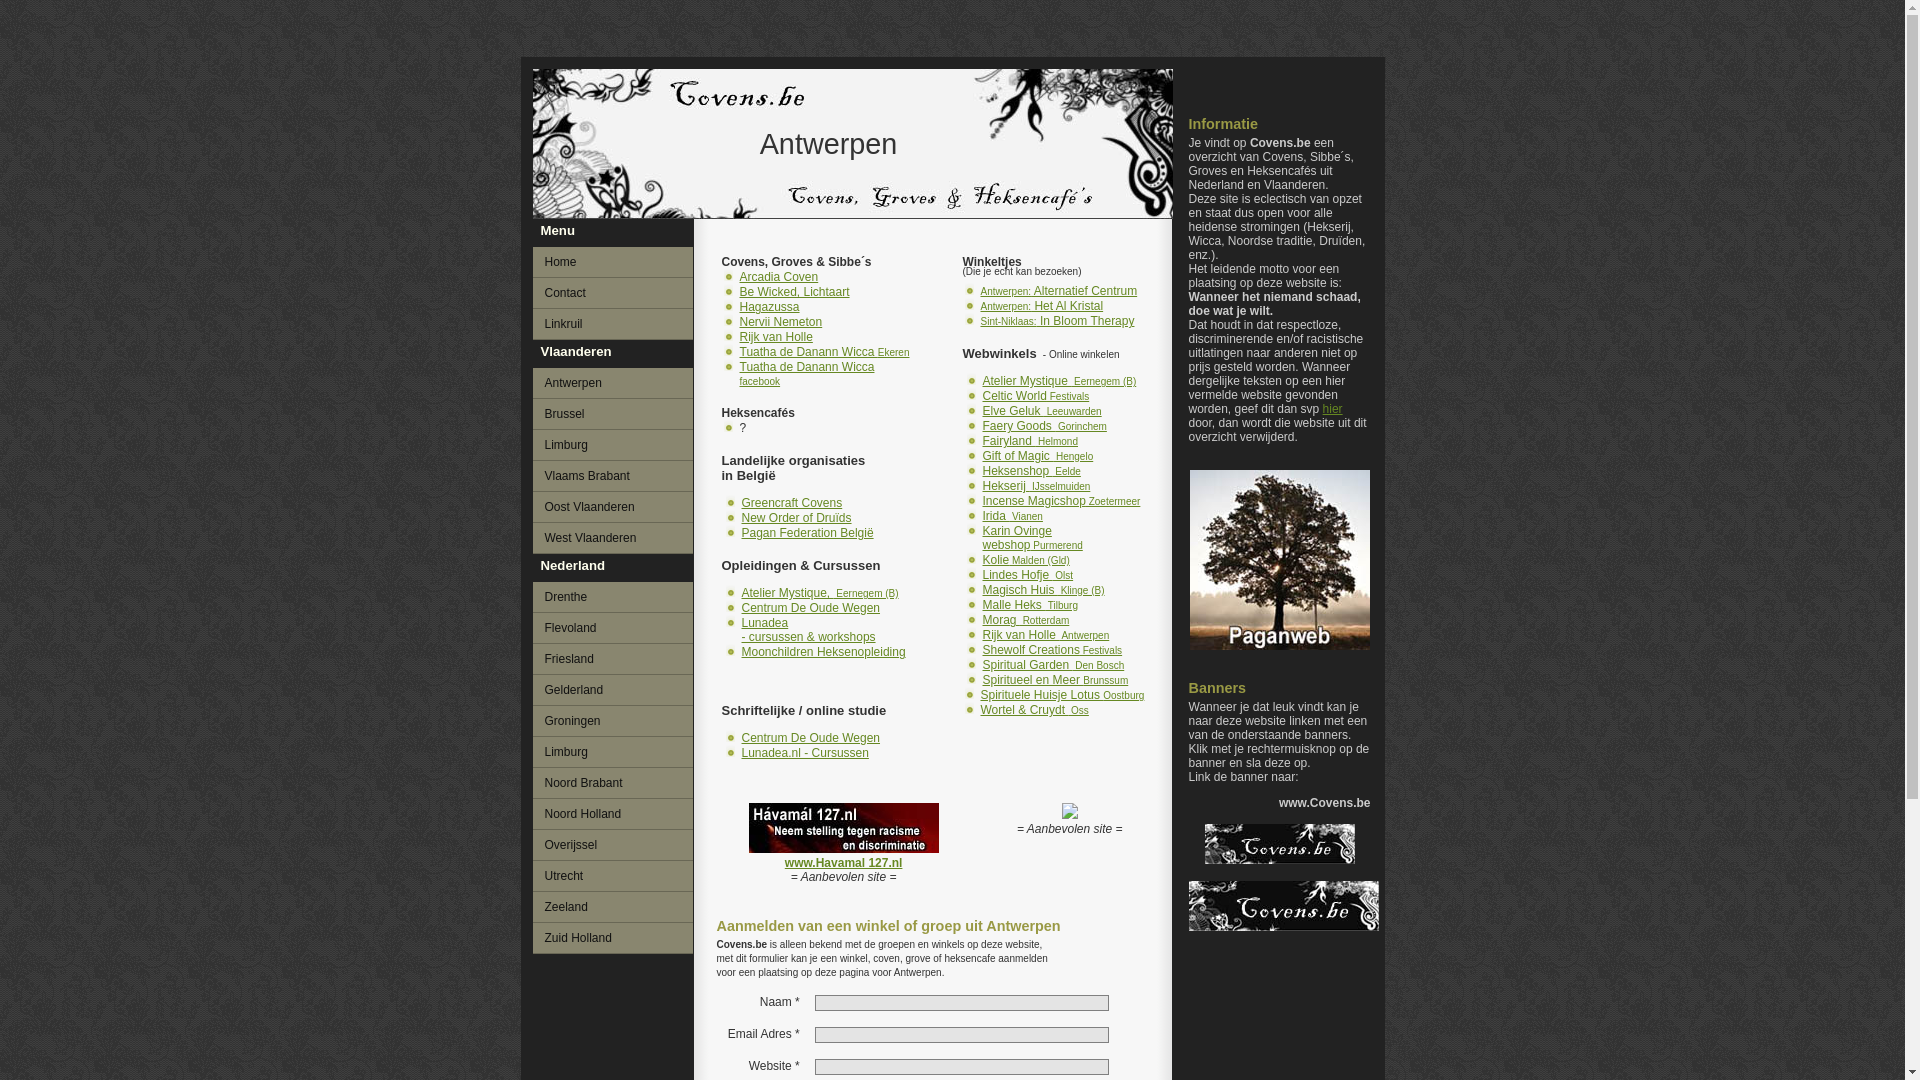  Describe the element at coordinates (610, 536) in the screenshot. I see `'West Vlaanderen'` at that location.